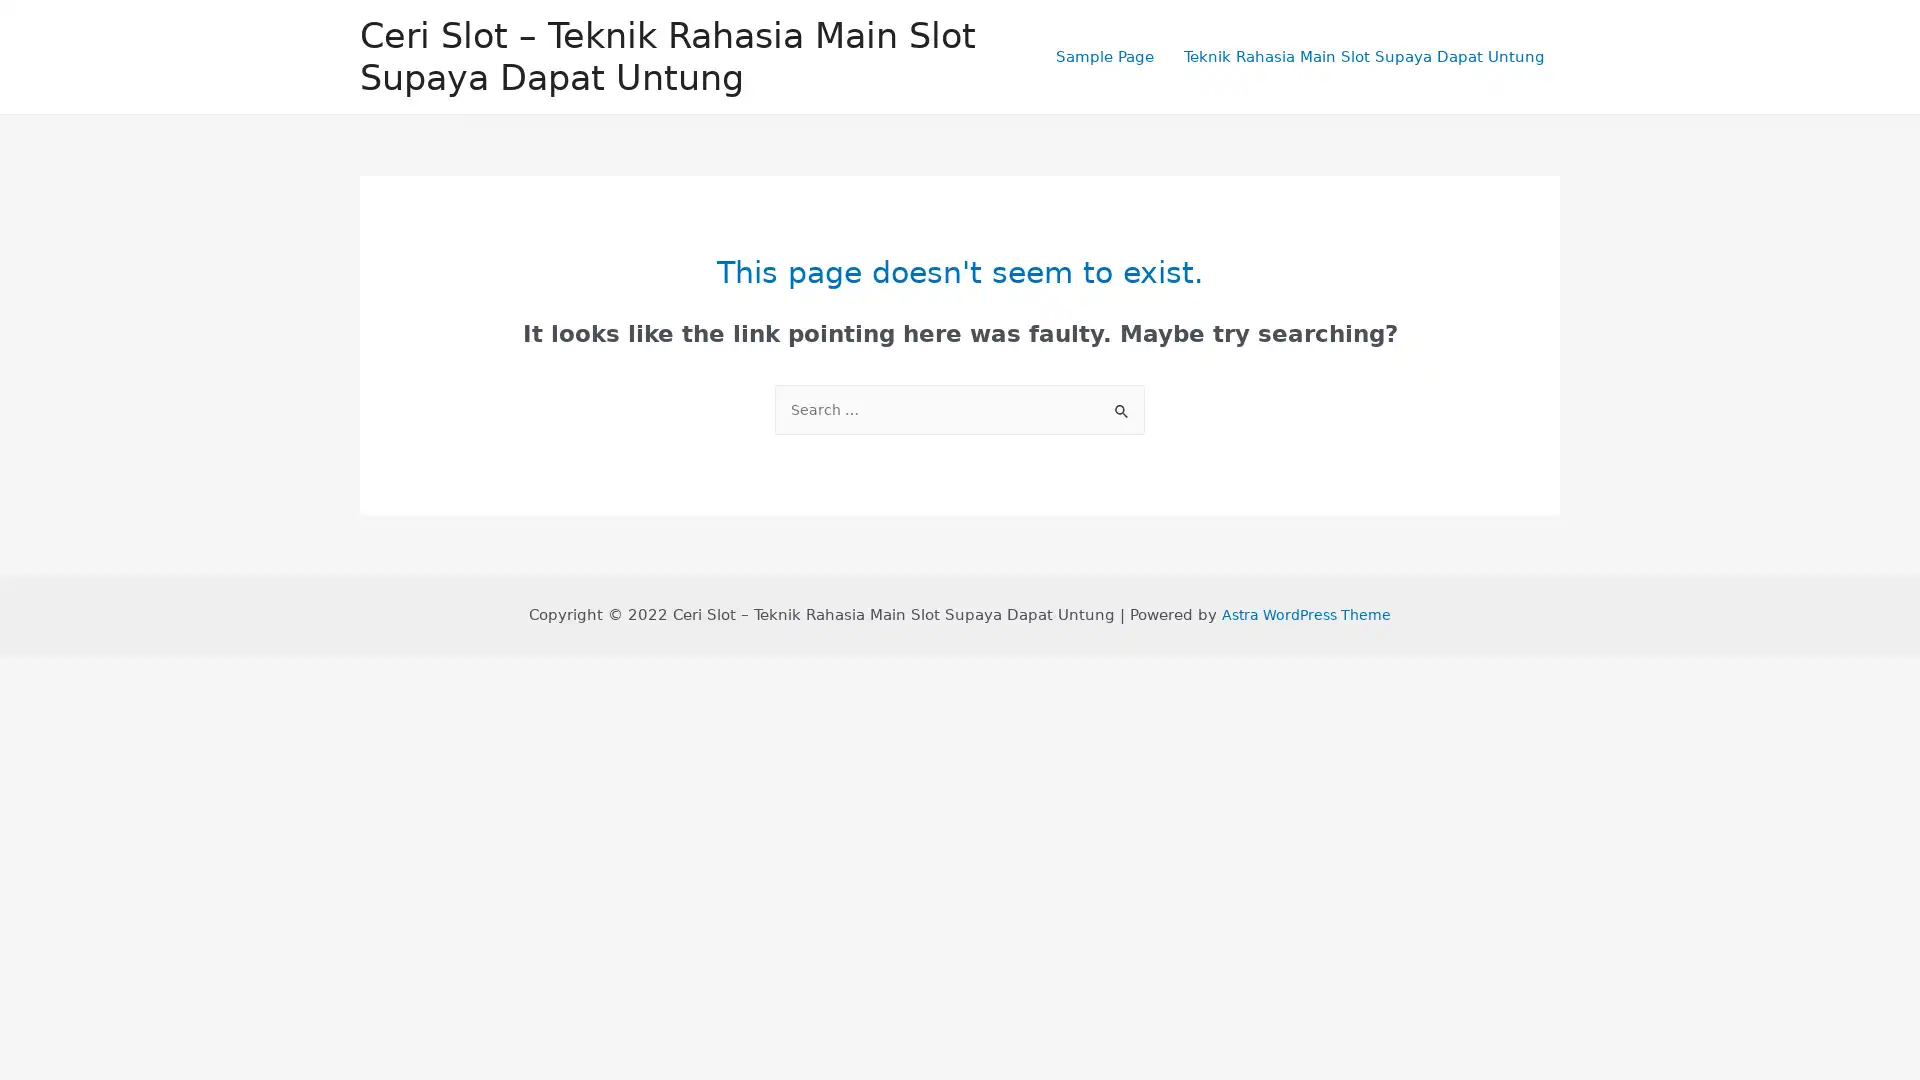 The image size is (1920, 1080). What do you see at coordinates (1122, 405) in the screenshot?
I see `Search` at bounding box center [1122, 405].